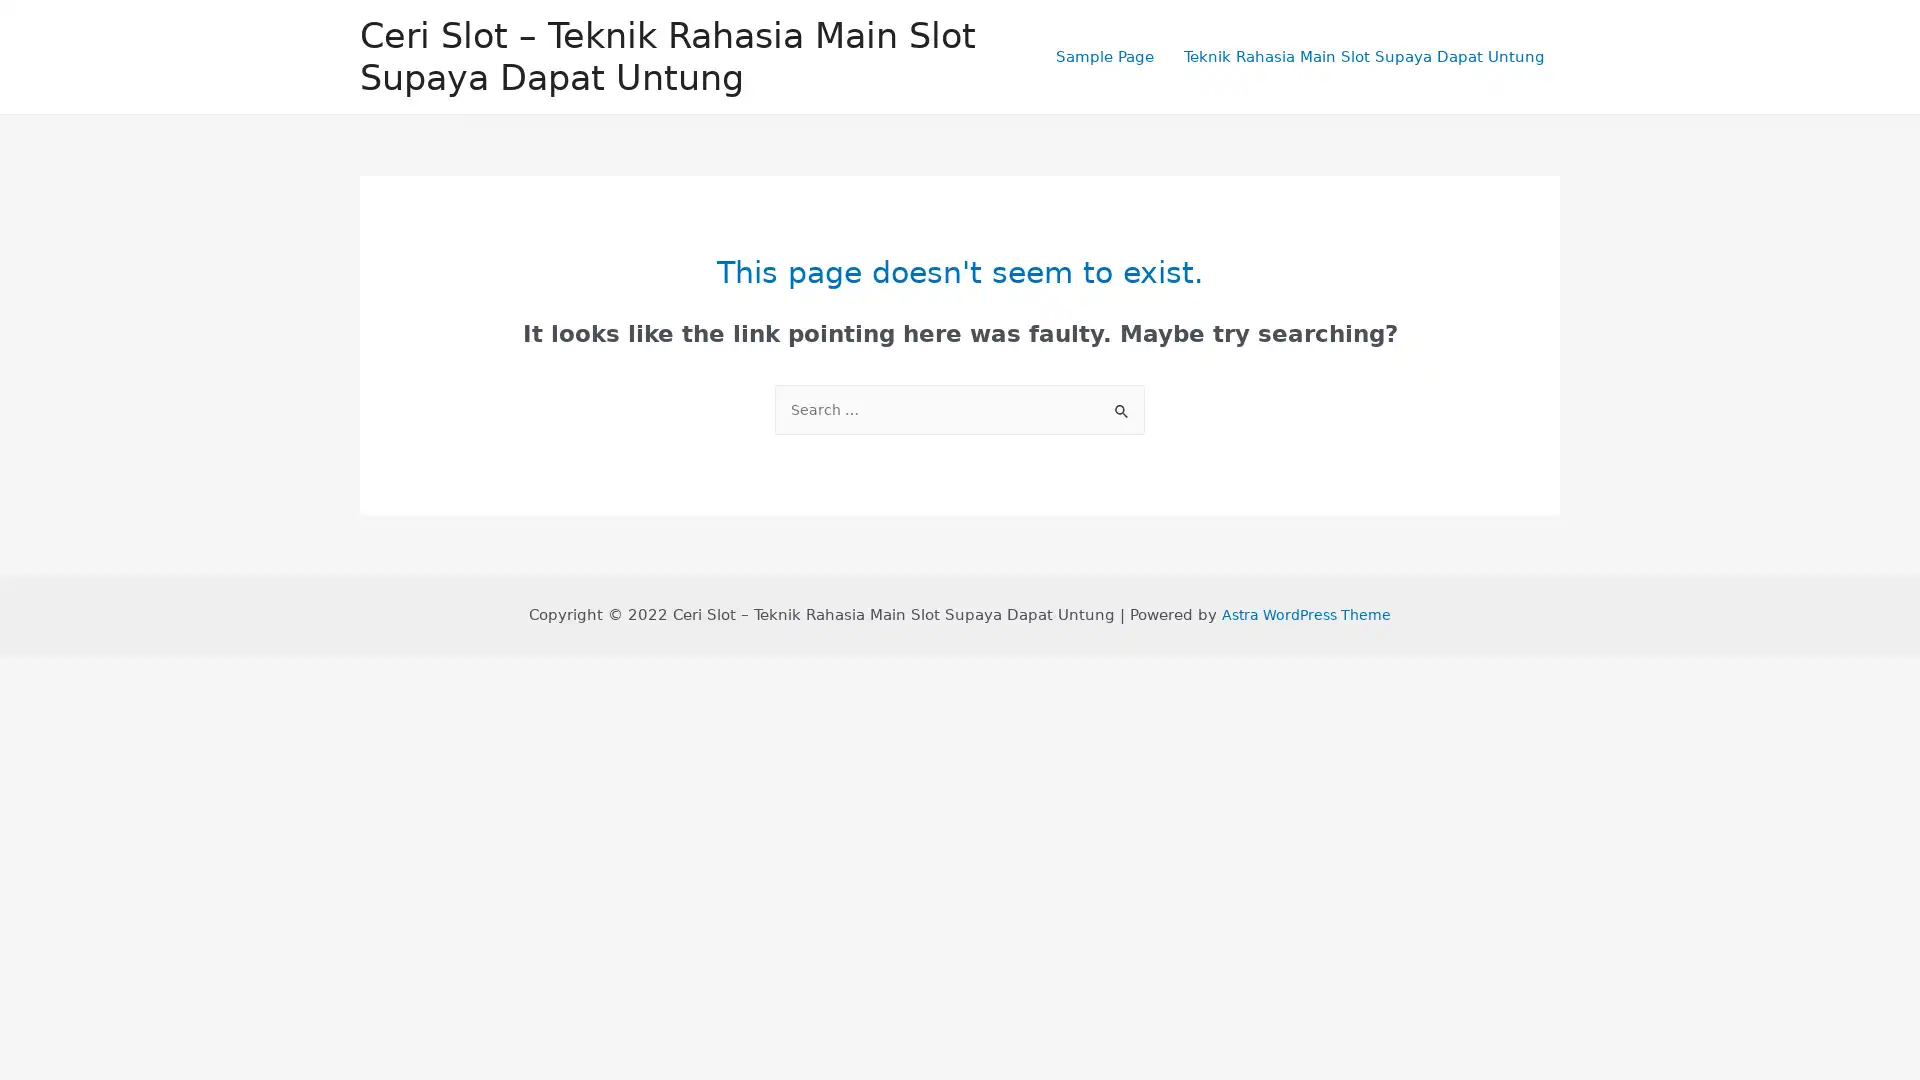 The image size is (1920, 1080). What do you see at coordinates (1122, 405) in the screenshot?
I see `Search` at bounding box center [1122, 405].